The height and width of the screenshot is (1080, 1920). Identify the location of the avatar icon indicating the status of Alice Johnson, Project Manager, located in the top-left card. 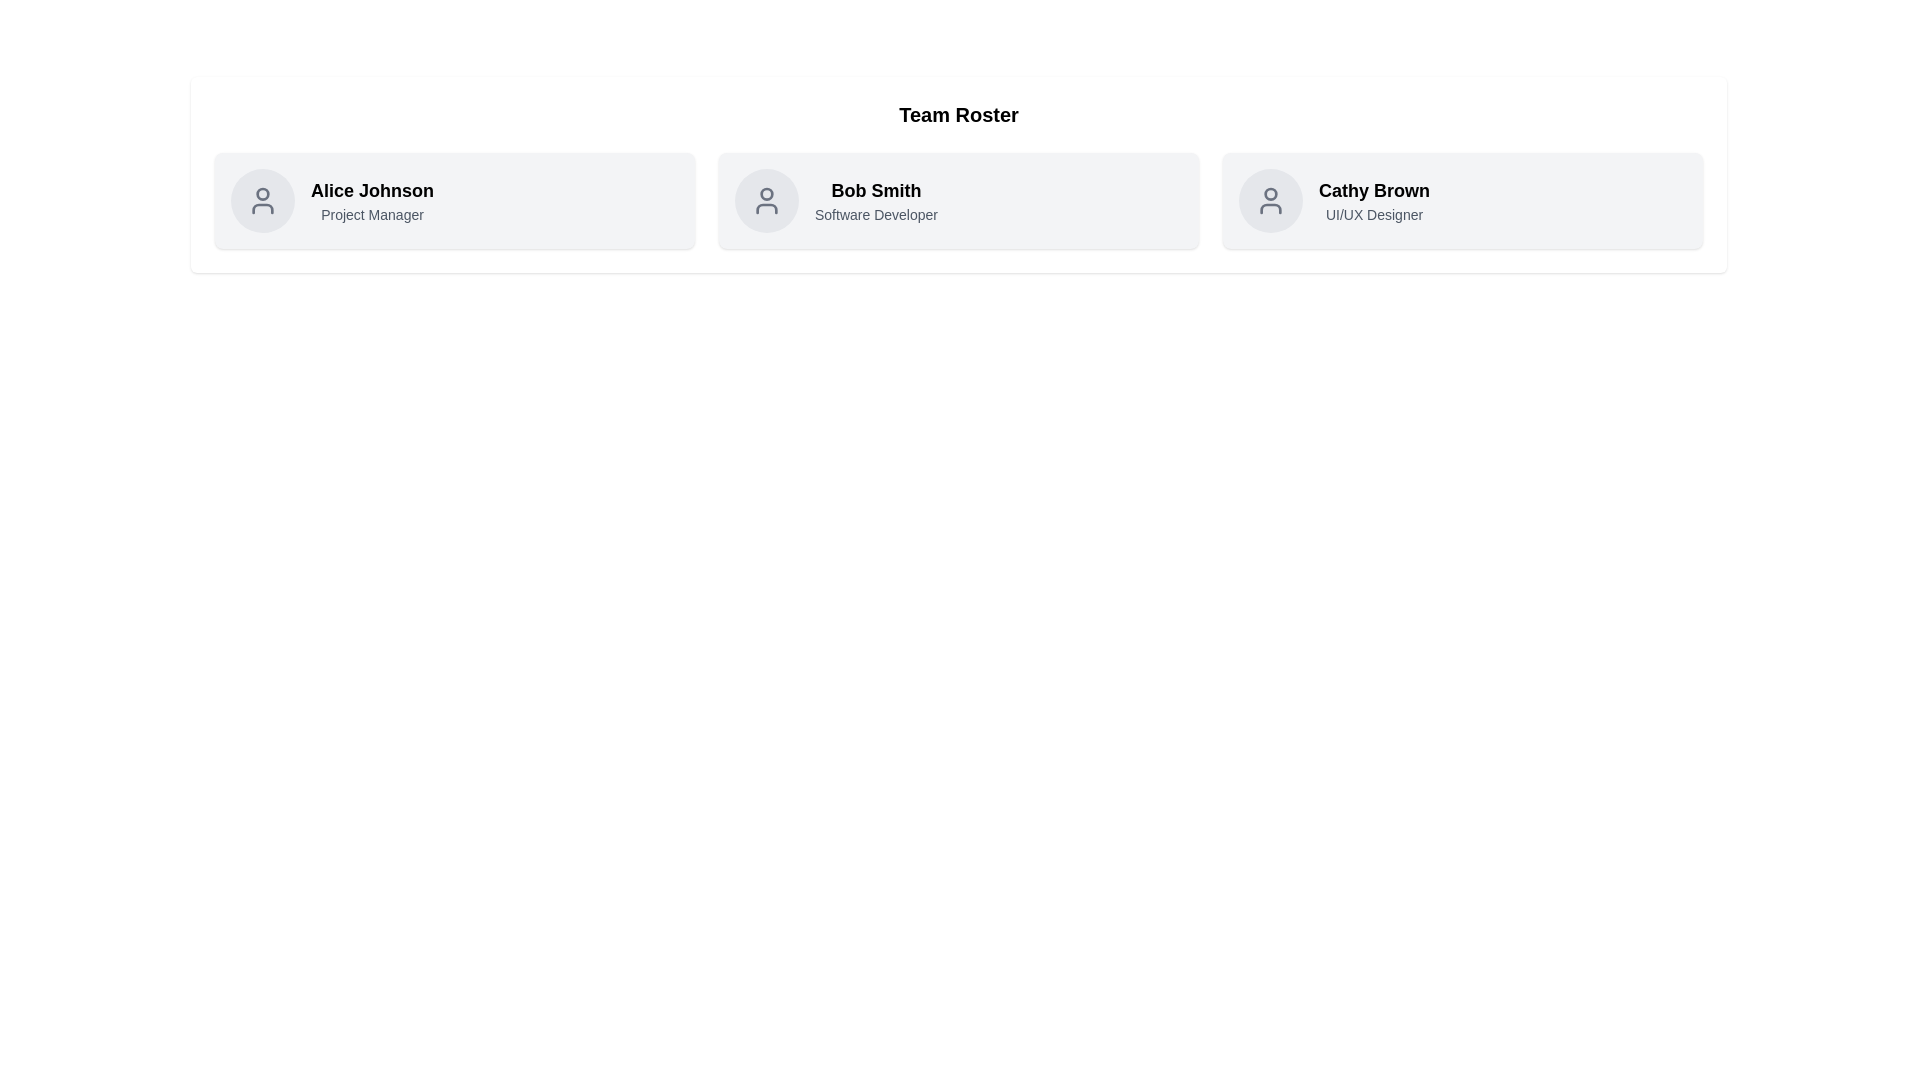
(262, 193).